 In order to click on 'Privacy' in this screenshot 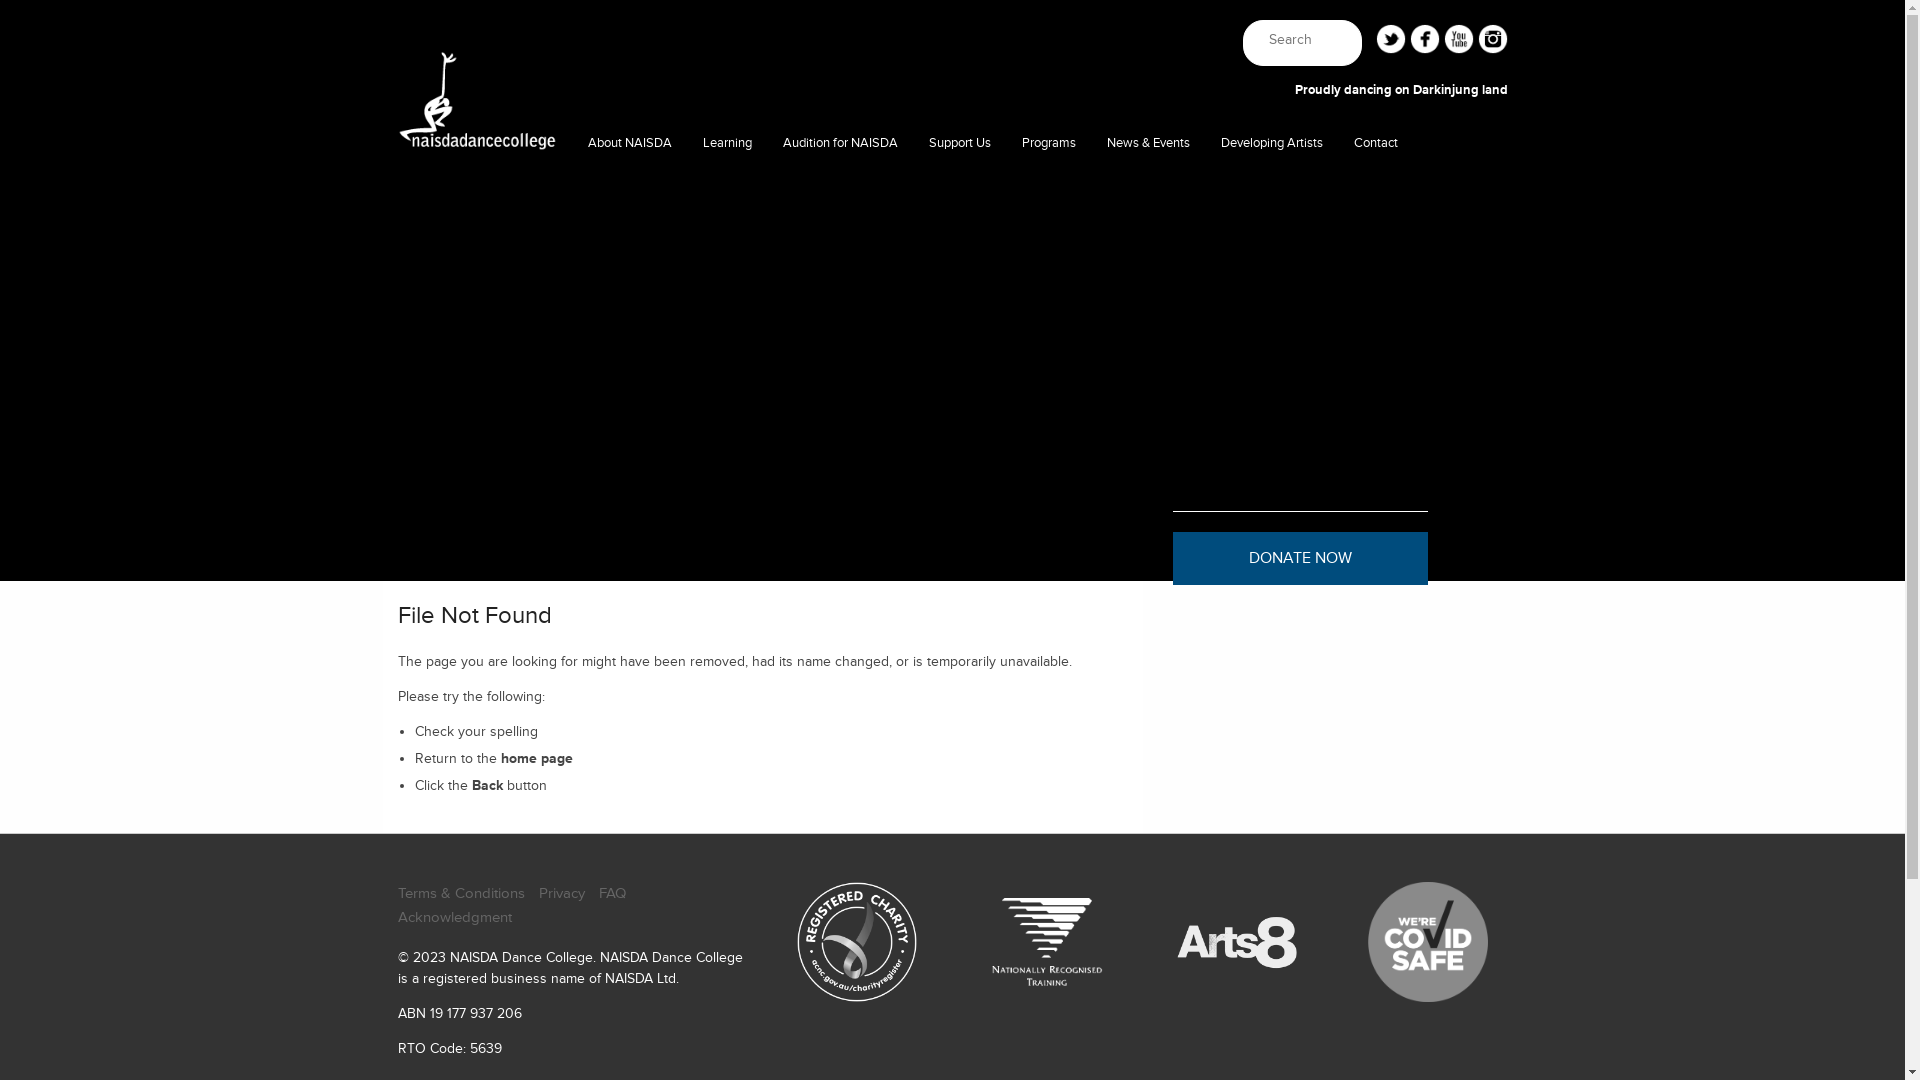, I will do `click(560, 893)`.